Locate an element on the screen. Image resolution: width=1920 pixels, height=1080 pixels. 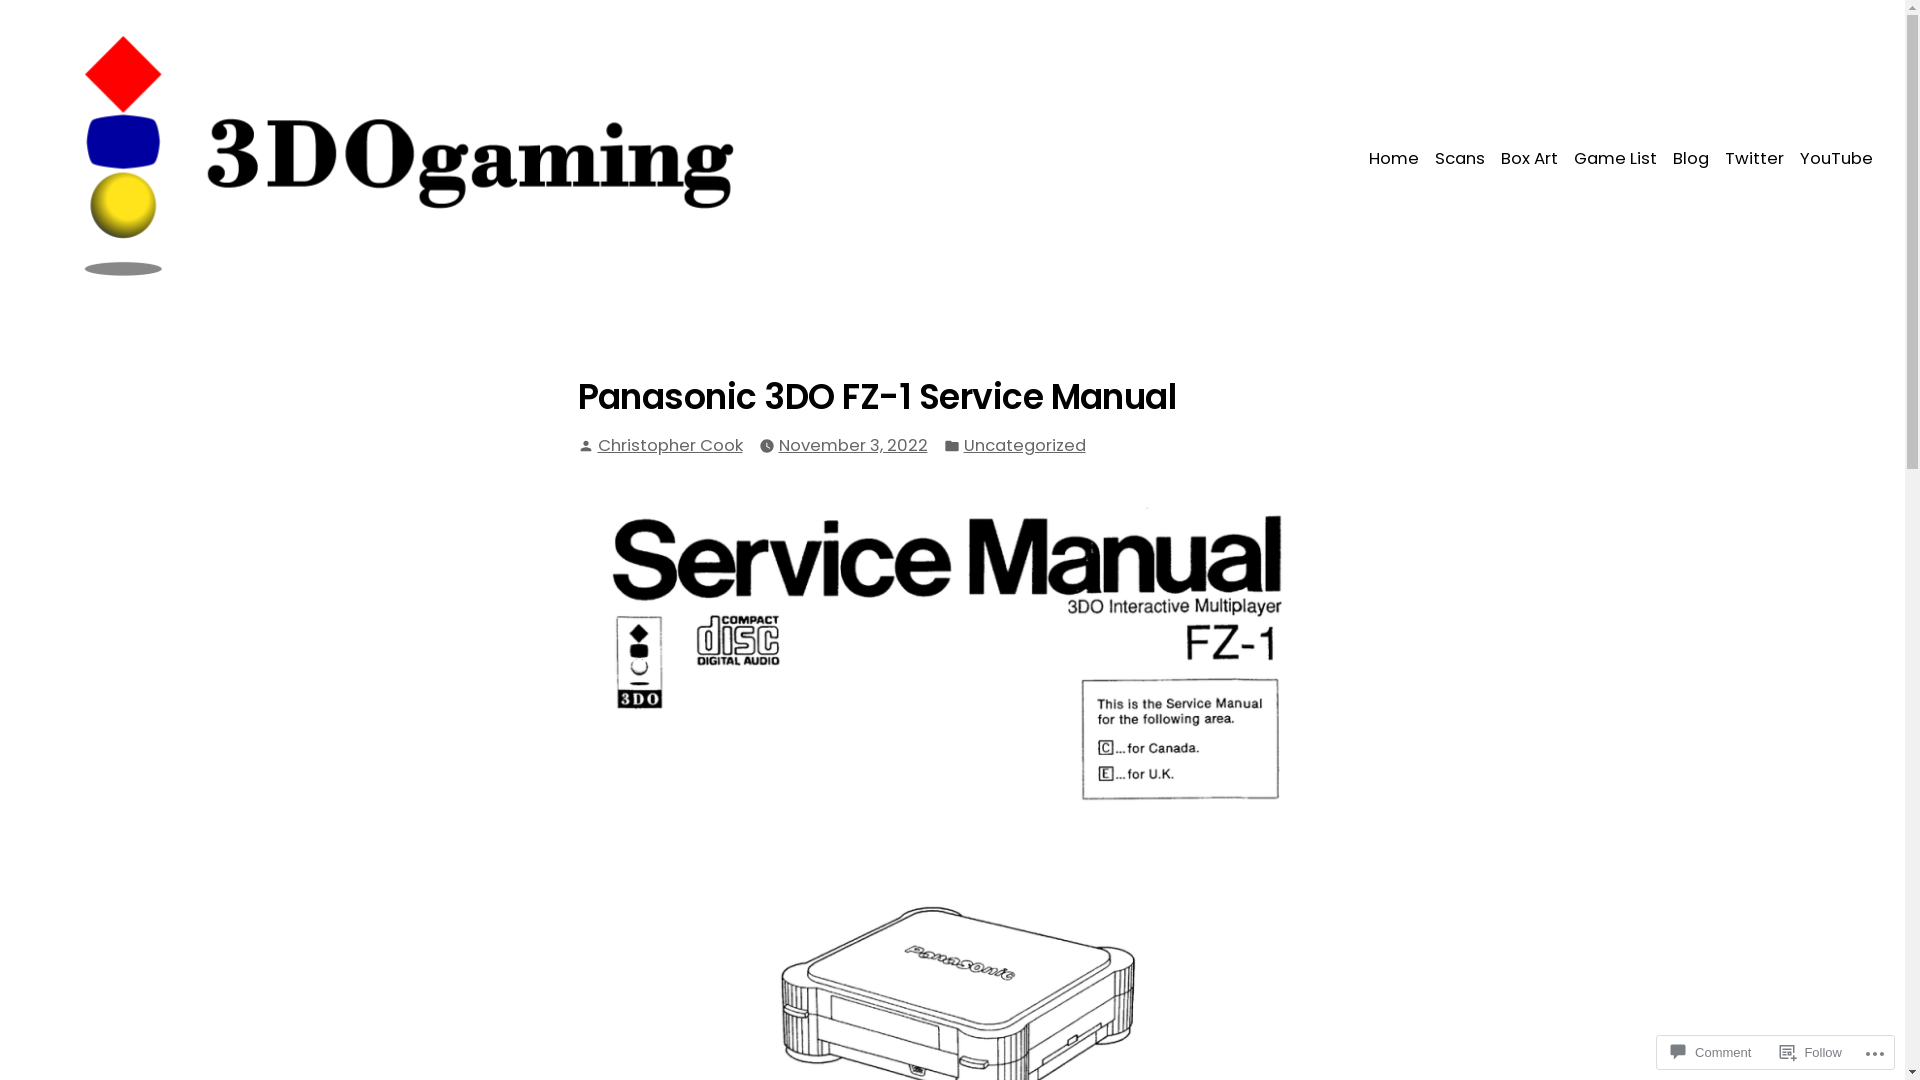
'Uncategorized' is located at coordinates (1025, 445).